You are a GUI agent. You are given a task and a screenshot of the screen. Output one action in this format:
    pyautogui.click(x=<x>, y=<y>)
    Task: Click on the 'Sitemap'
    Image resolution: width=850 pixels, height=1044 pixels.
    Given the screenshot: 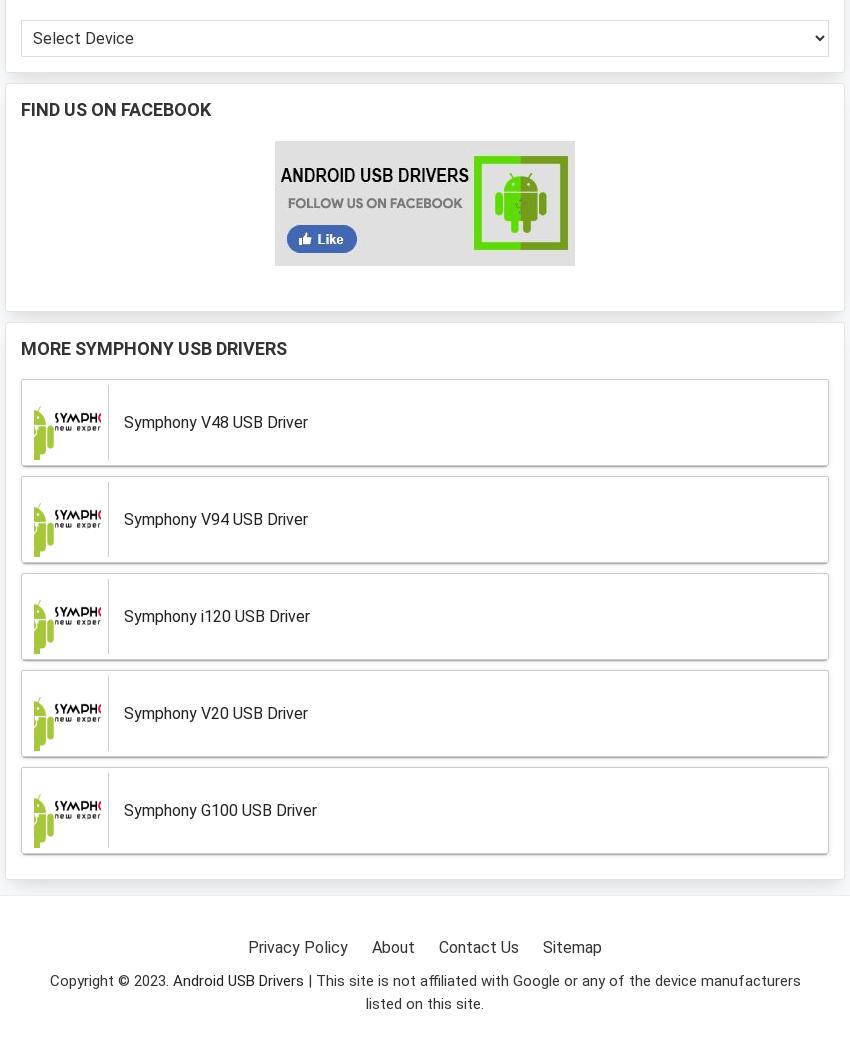 What is the action you would take?
    pyautogui.click(x=572, y=946)
    